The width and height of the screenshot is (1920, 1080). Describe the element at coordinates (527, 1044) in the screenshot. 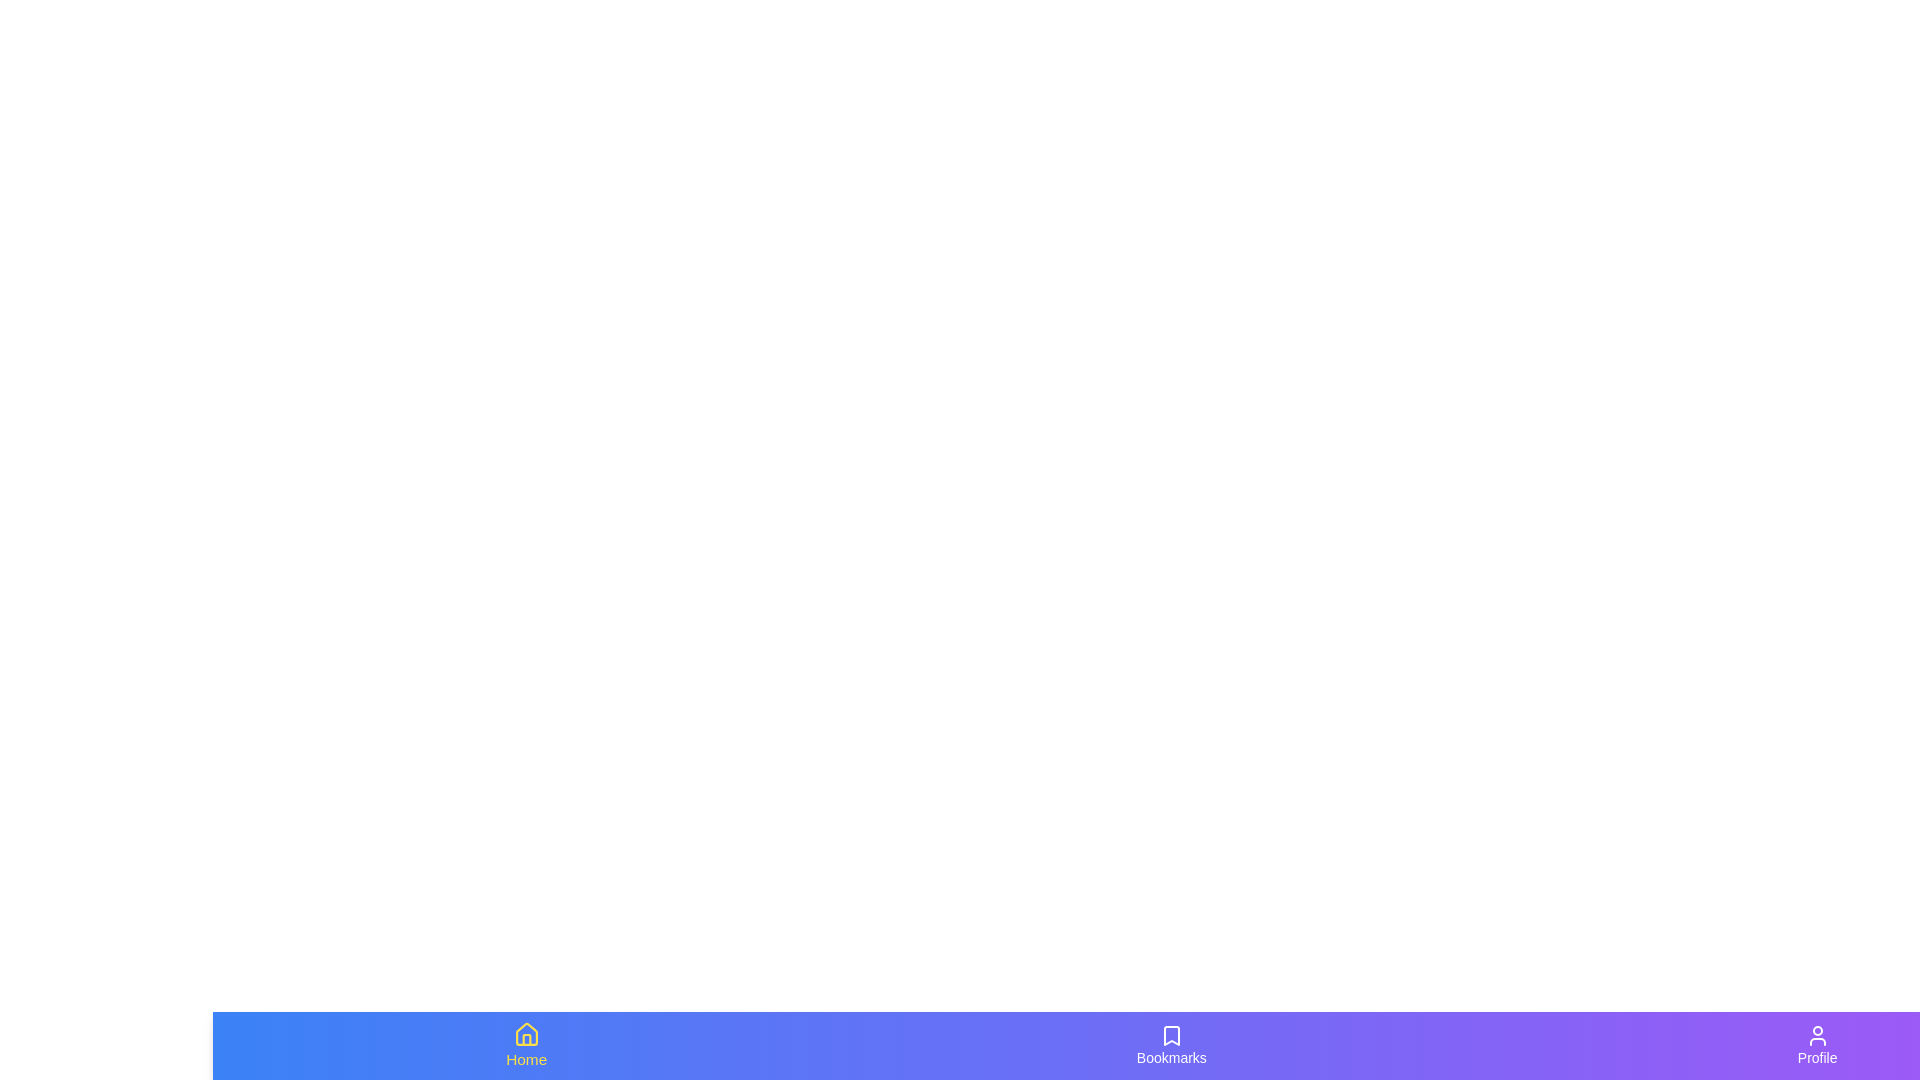

I see `the Home tab in the bottom navigation bar to navigate to the corresponding section` at that location.